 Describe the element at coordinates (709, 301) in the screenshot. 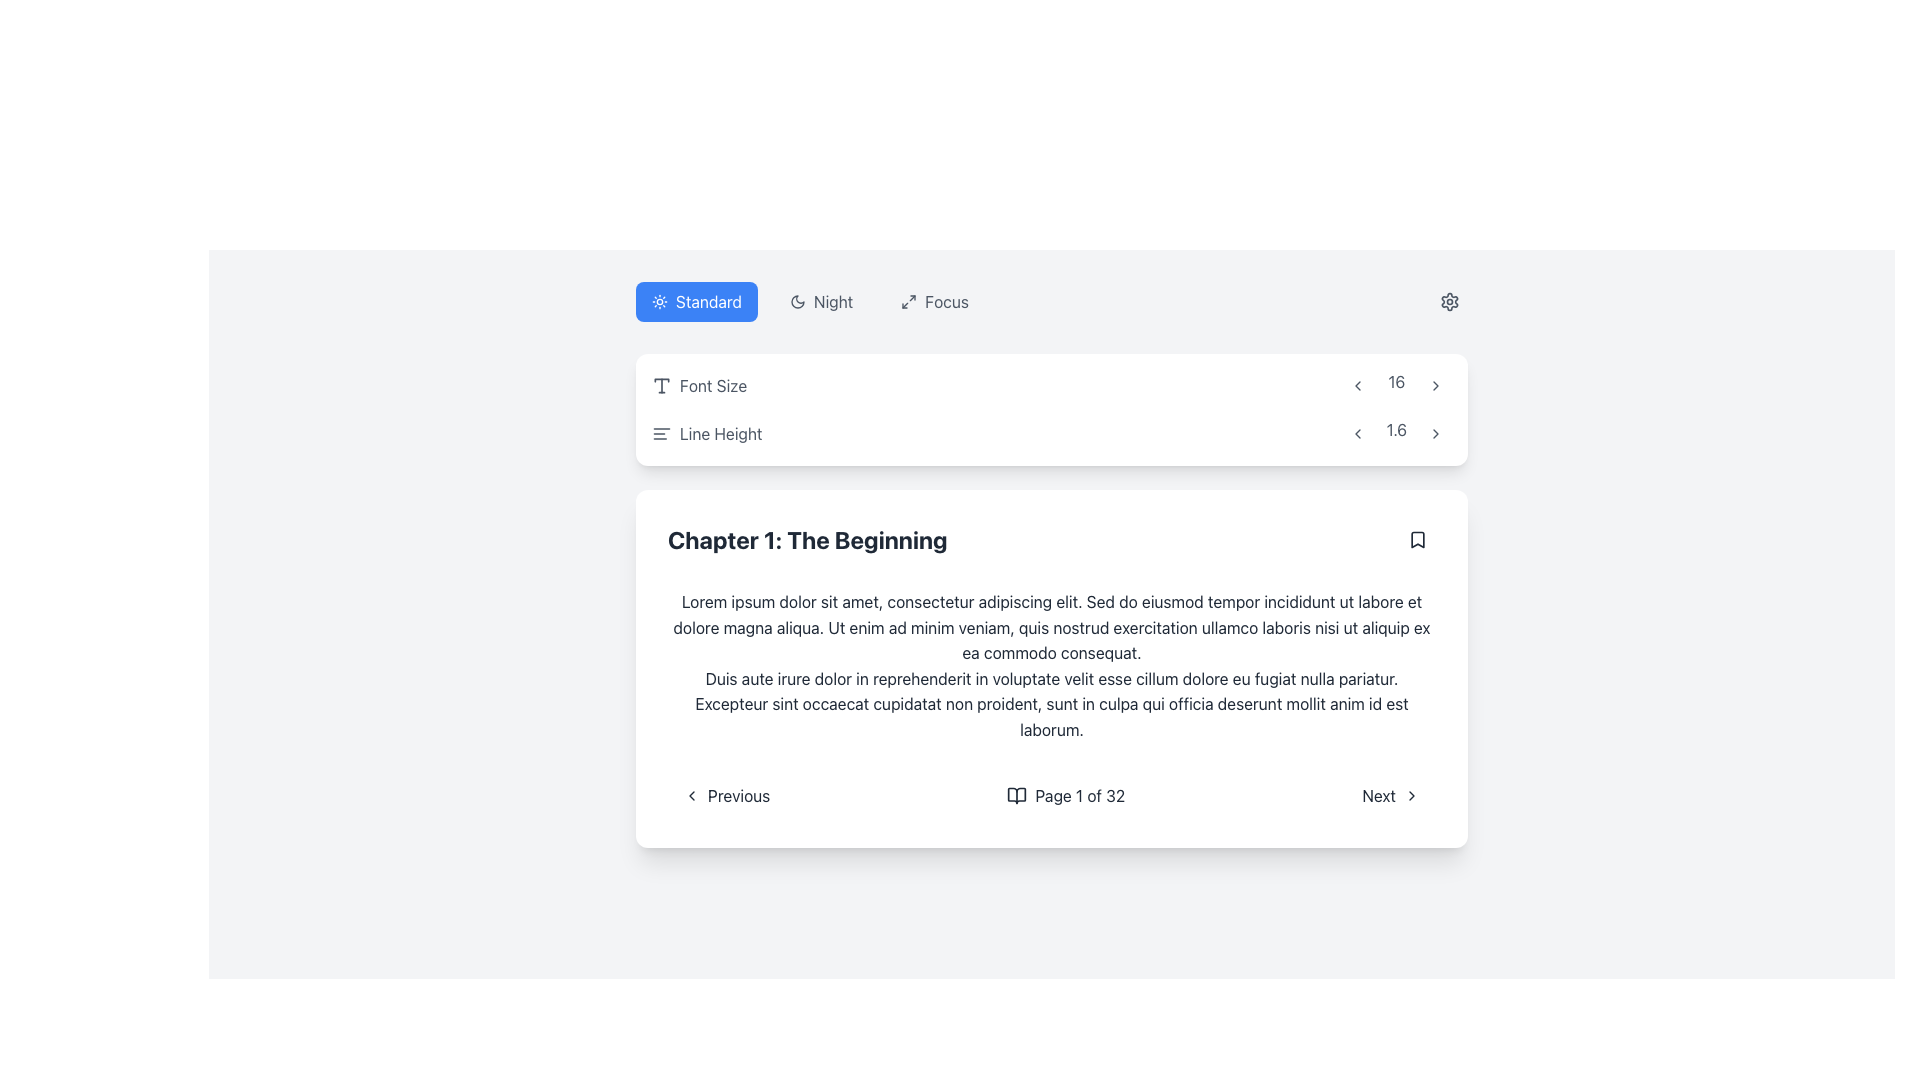

I see `the text label reading 'Standard' which is centered within a rounded blue rectangular button, located in the top-left section of the interface` at that location.